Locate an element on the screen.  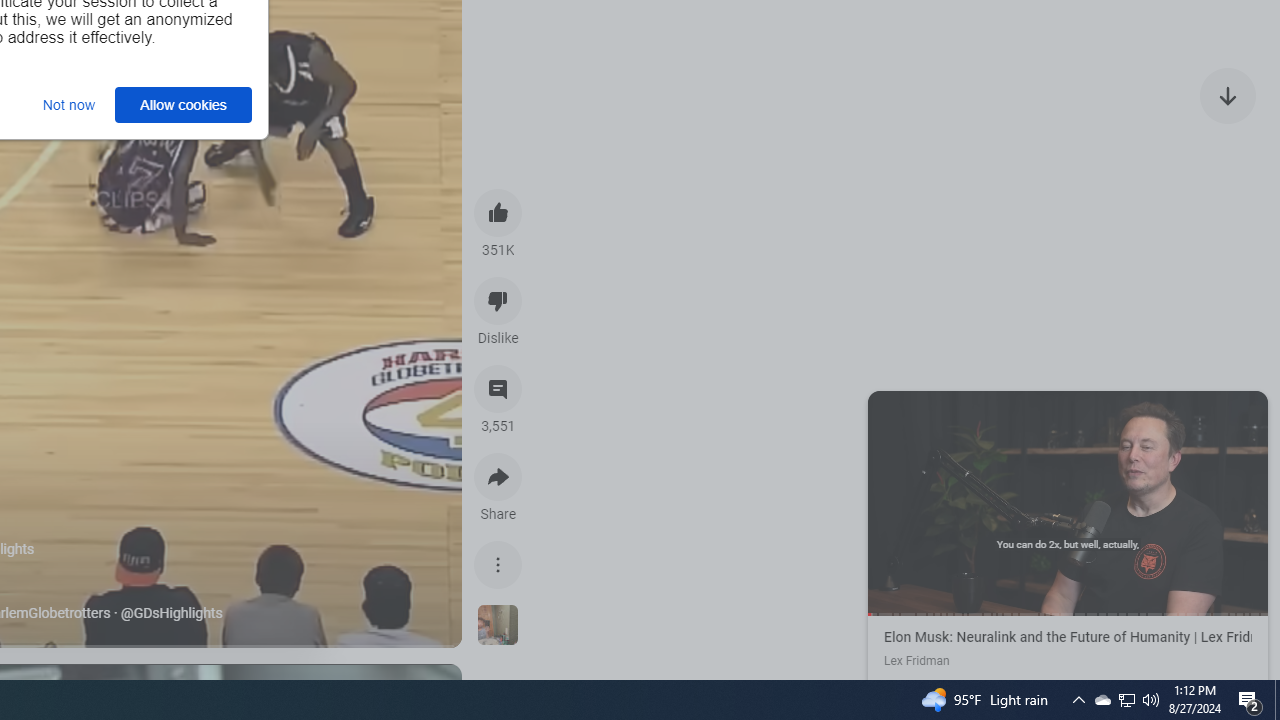
'See more videos using this sound' is located at coordinates (497, 625).